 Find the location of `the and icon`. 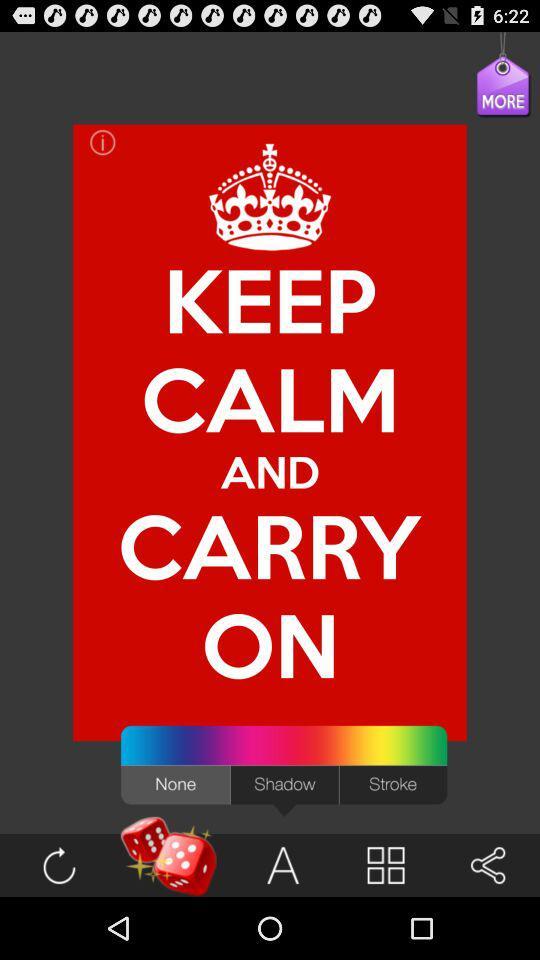

the and icon is located at coordinates (270, 471).